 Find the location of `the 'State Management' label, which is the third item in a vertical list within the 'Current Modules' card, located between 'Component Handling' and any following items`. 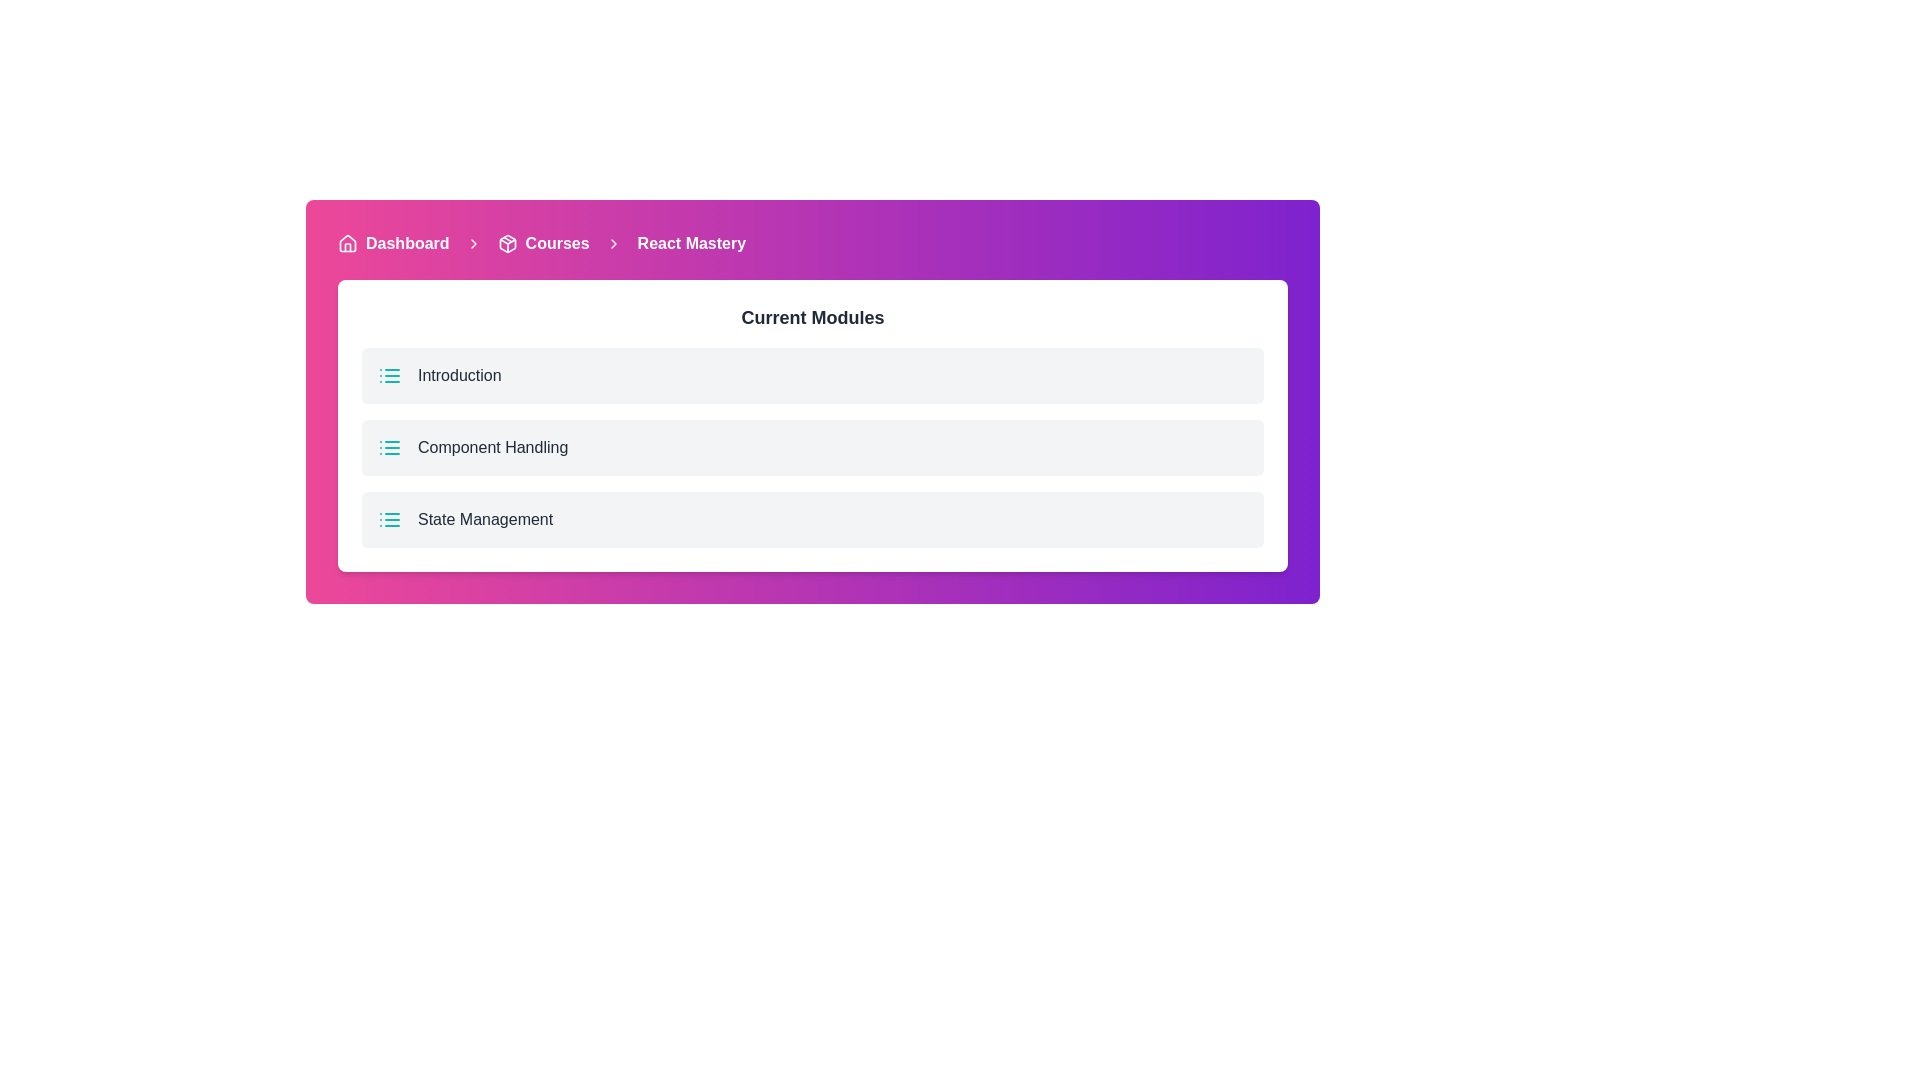

the 'State Management' label, which is the third item in a vertical list within the 'Current Modules' card, located between 'Component Handling' and any following items is located at coordinates (485, 519).